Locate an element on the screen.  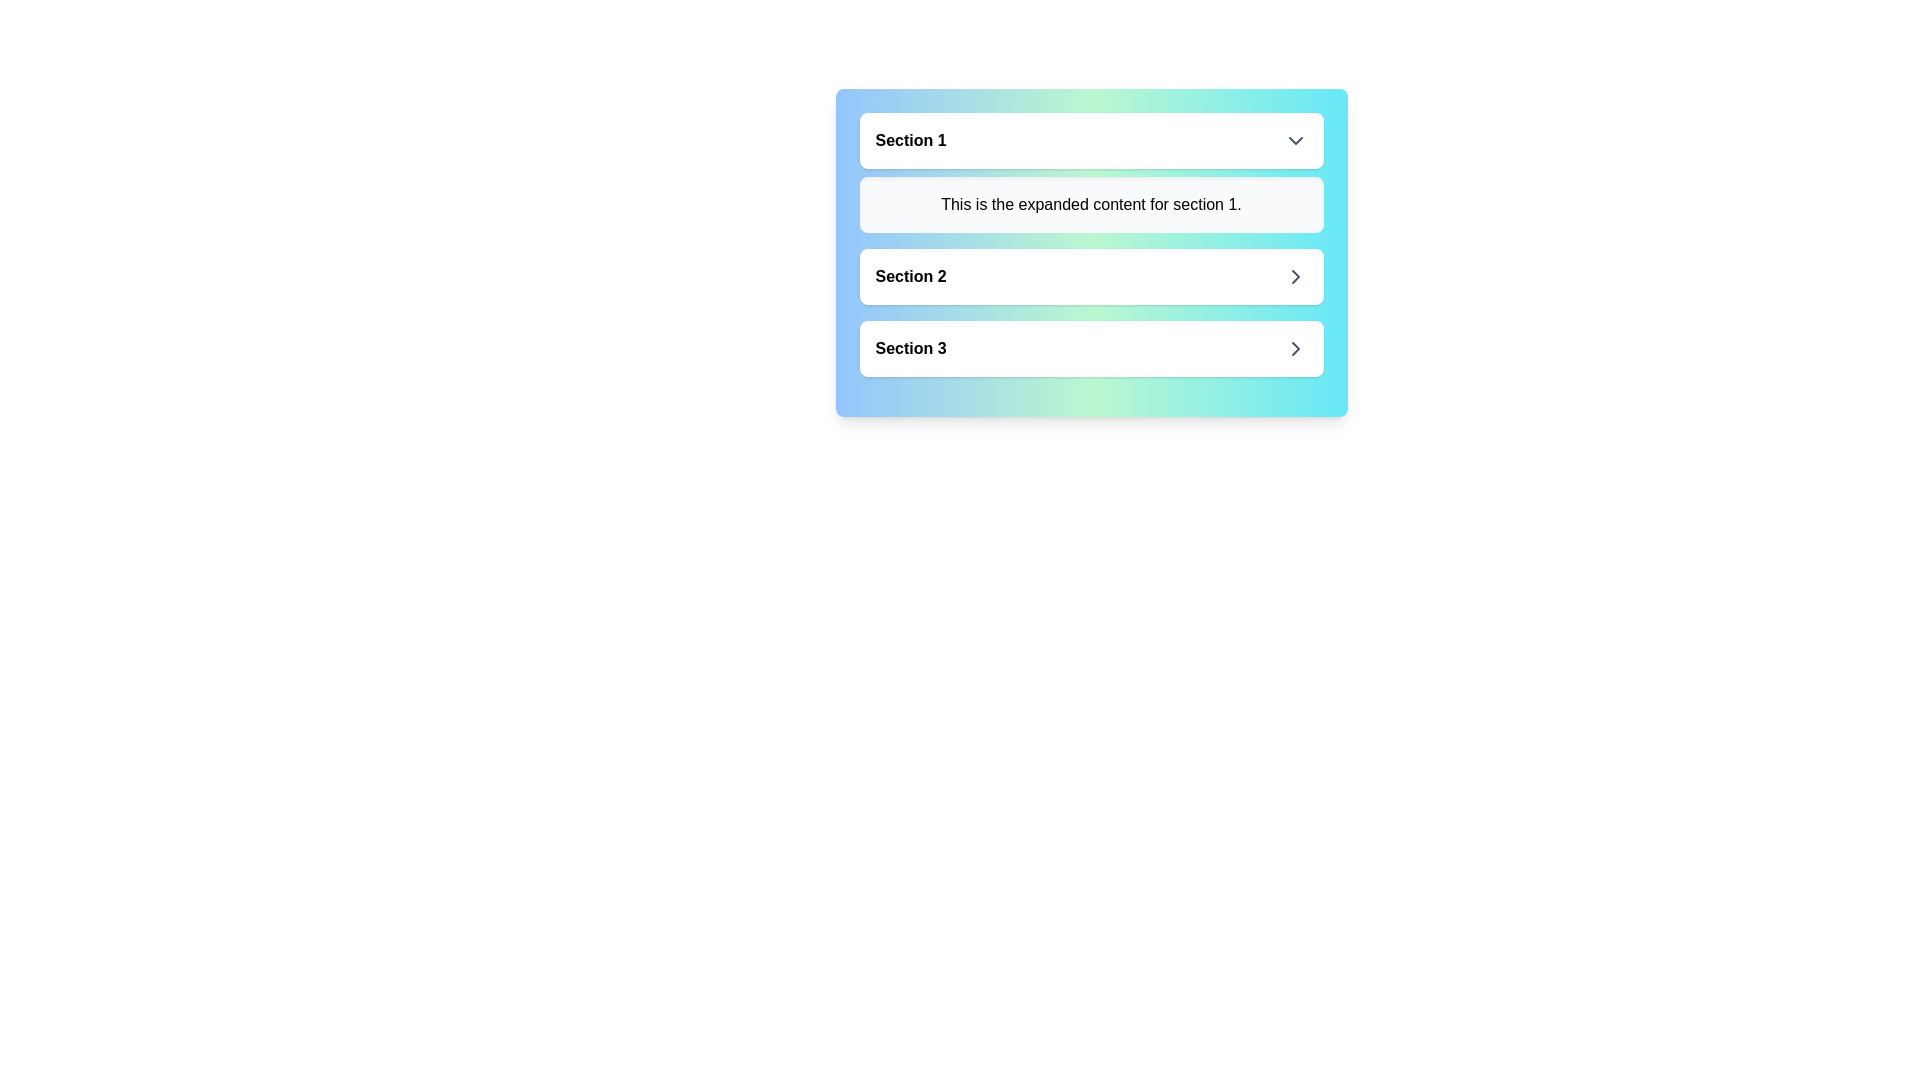
the 'Section 3' button is located at coordinates (1090, 347).